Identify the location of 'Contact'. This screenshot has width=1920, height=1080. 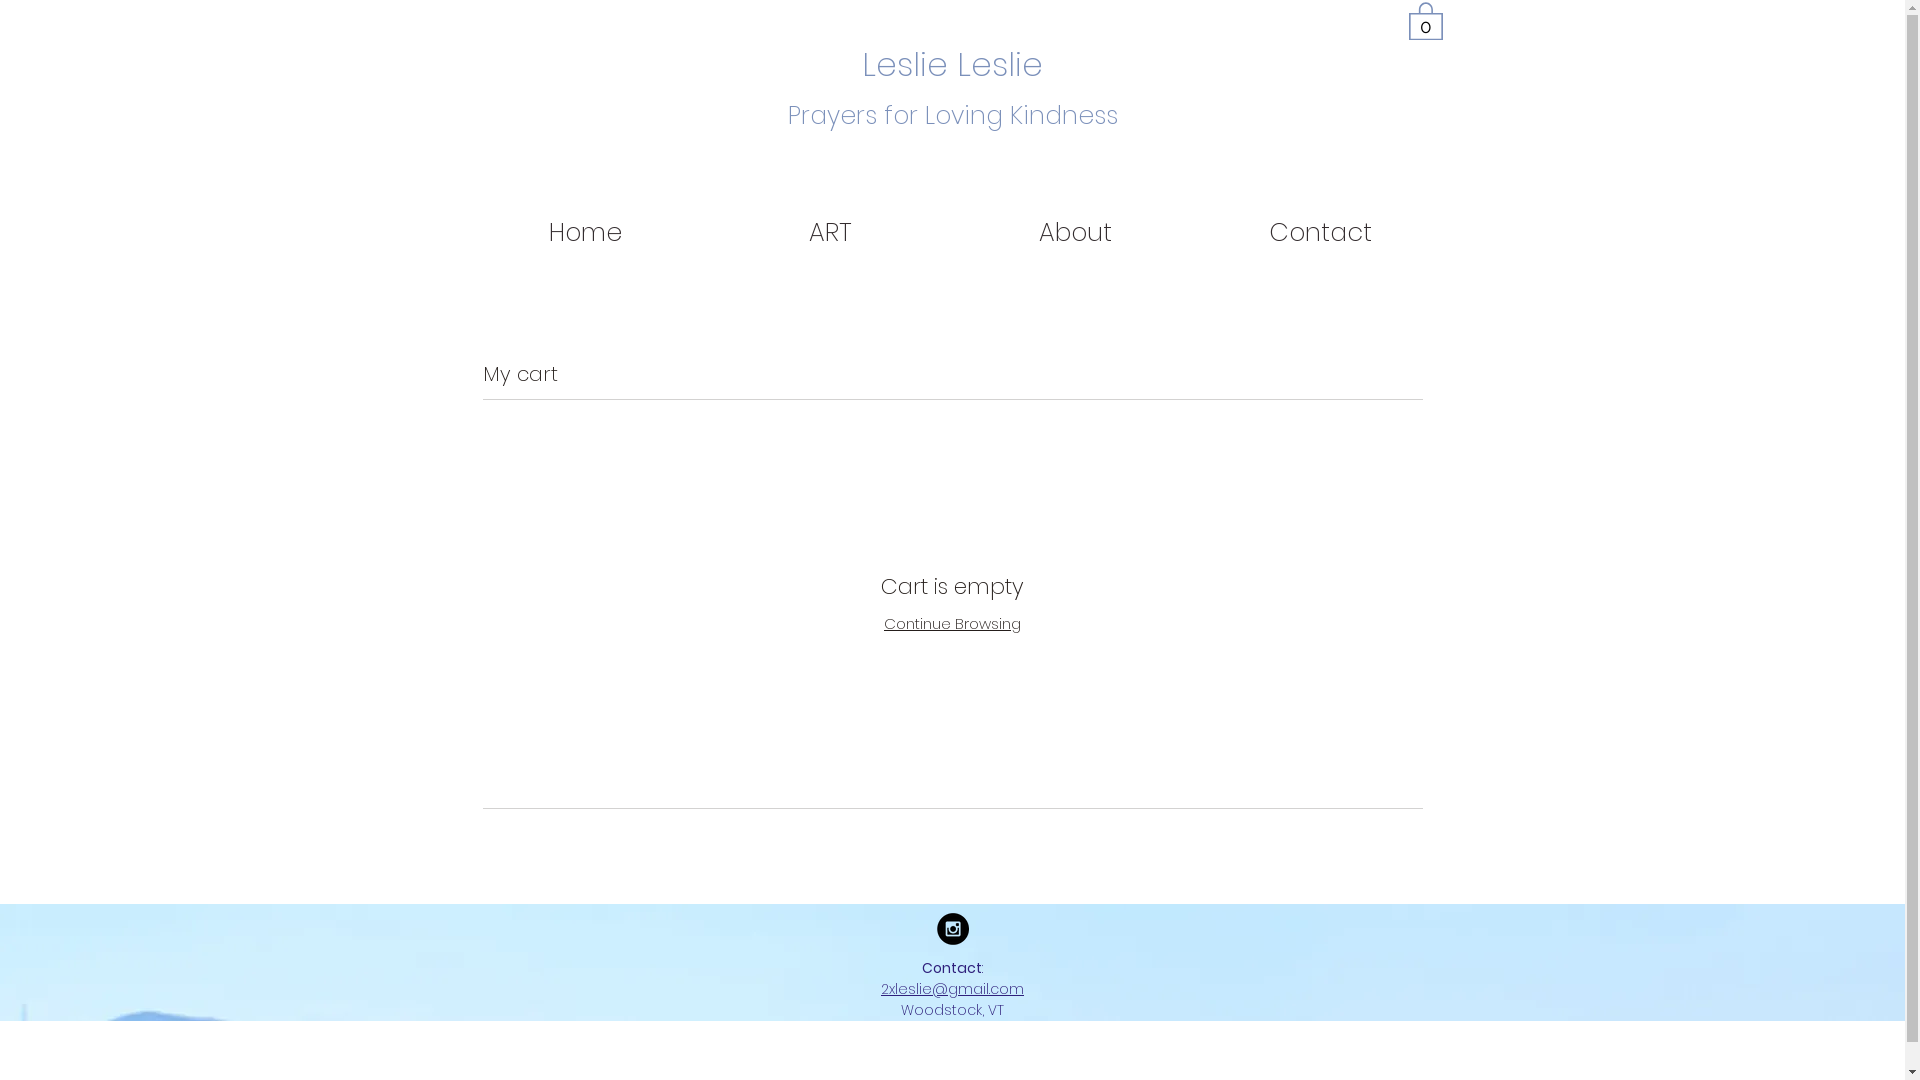
(1320, 231).